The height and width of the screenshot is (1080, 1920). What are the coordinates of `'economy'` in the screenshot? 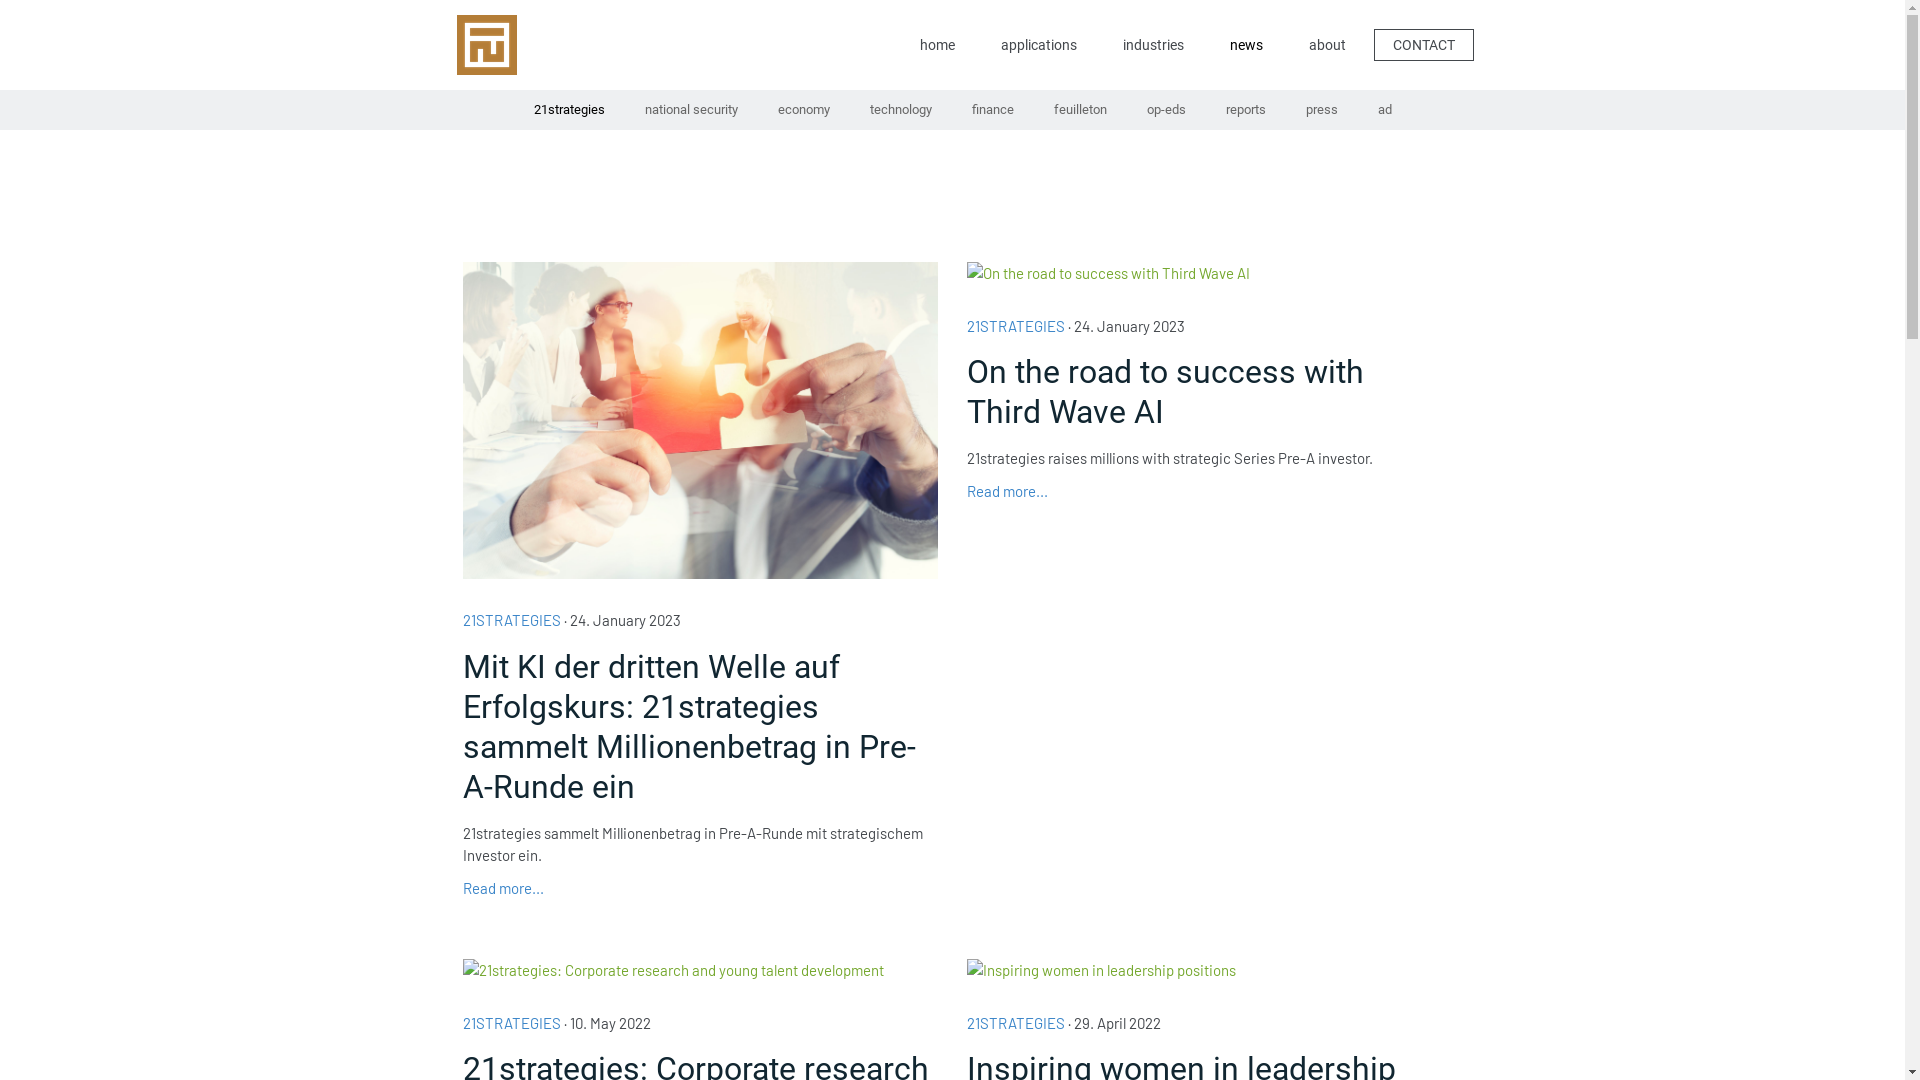 It's located at (803, 110).